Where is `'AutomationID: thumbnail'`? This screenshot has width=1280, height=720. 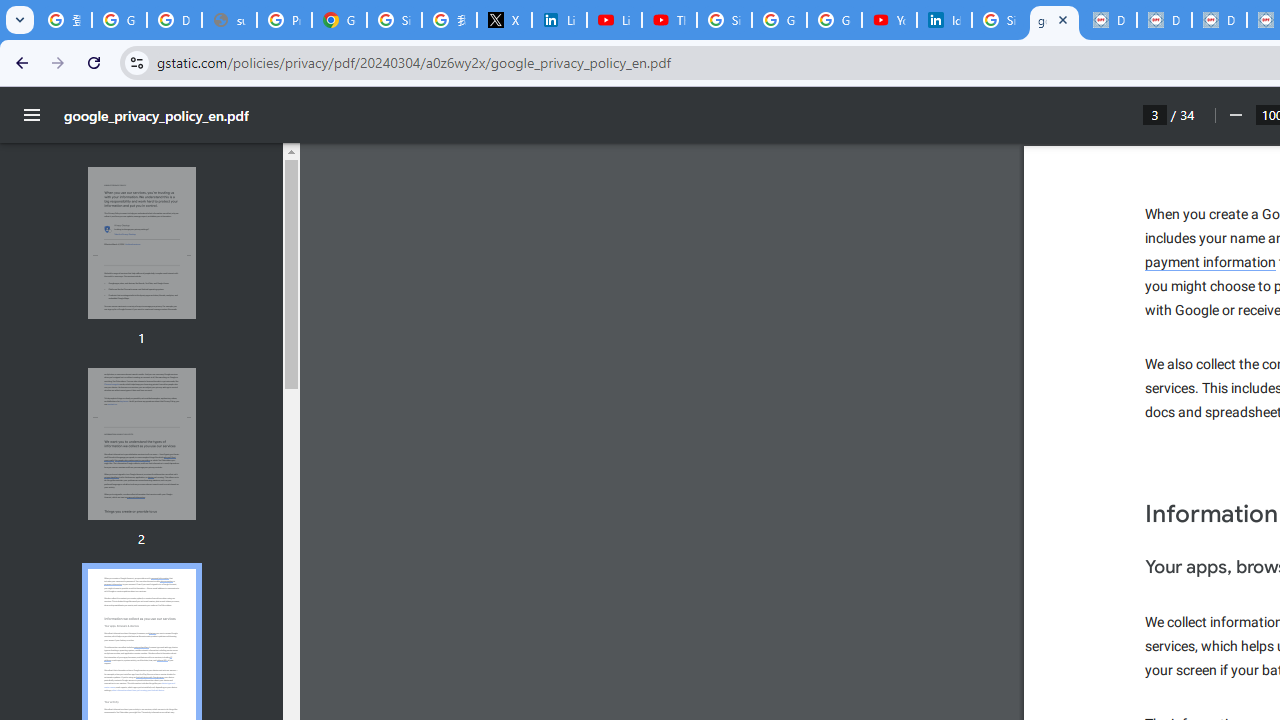 'AutomationID: thumbnail' is located at coordinates (140, 442).